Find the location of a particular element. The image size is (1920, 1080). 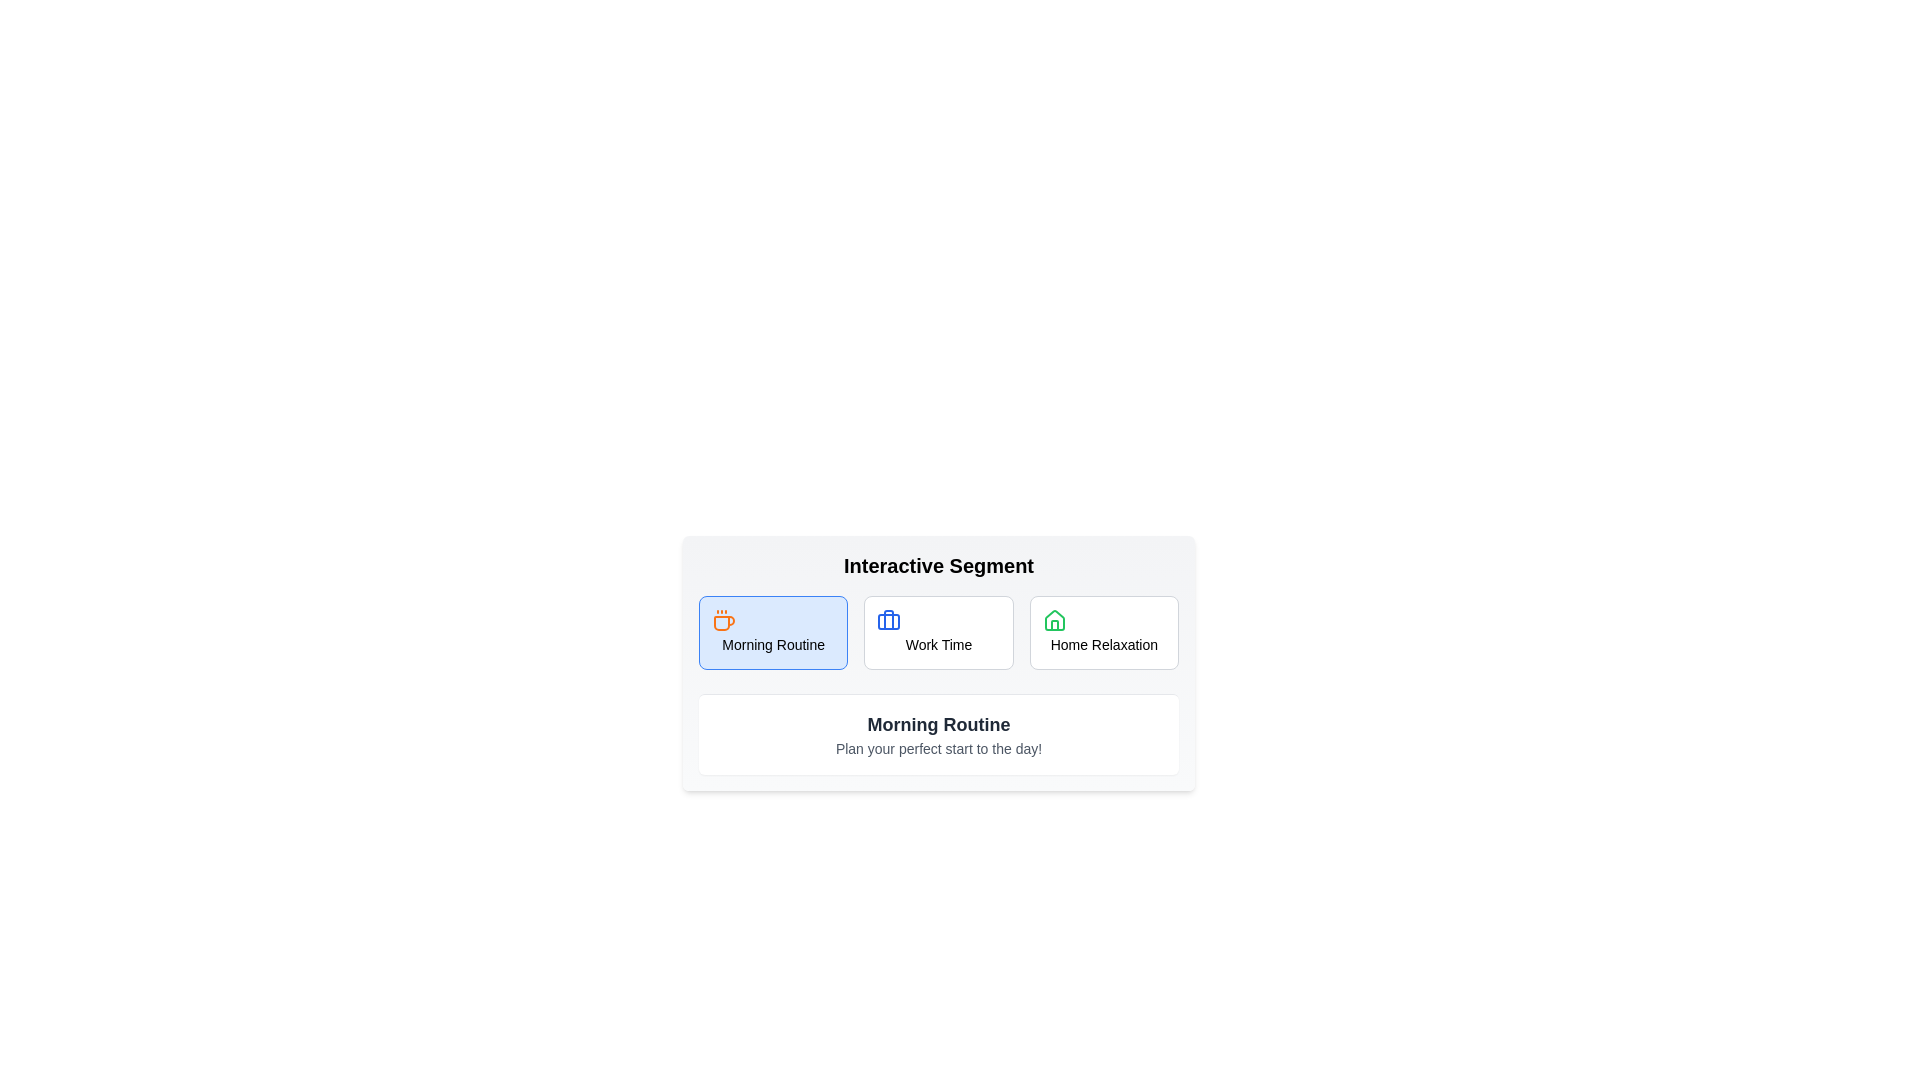

the rounded blue button labeled 'Morning Routine' that contains the orange coffee cup icon is located at coordinates (723, 620).